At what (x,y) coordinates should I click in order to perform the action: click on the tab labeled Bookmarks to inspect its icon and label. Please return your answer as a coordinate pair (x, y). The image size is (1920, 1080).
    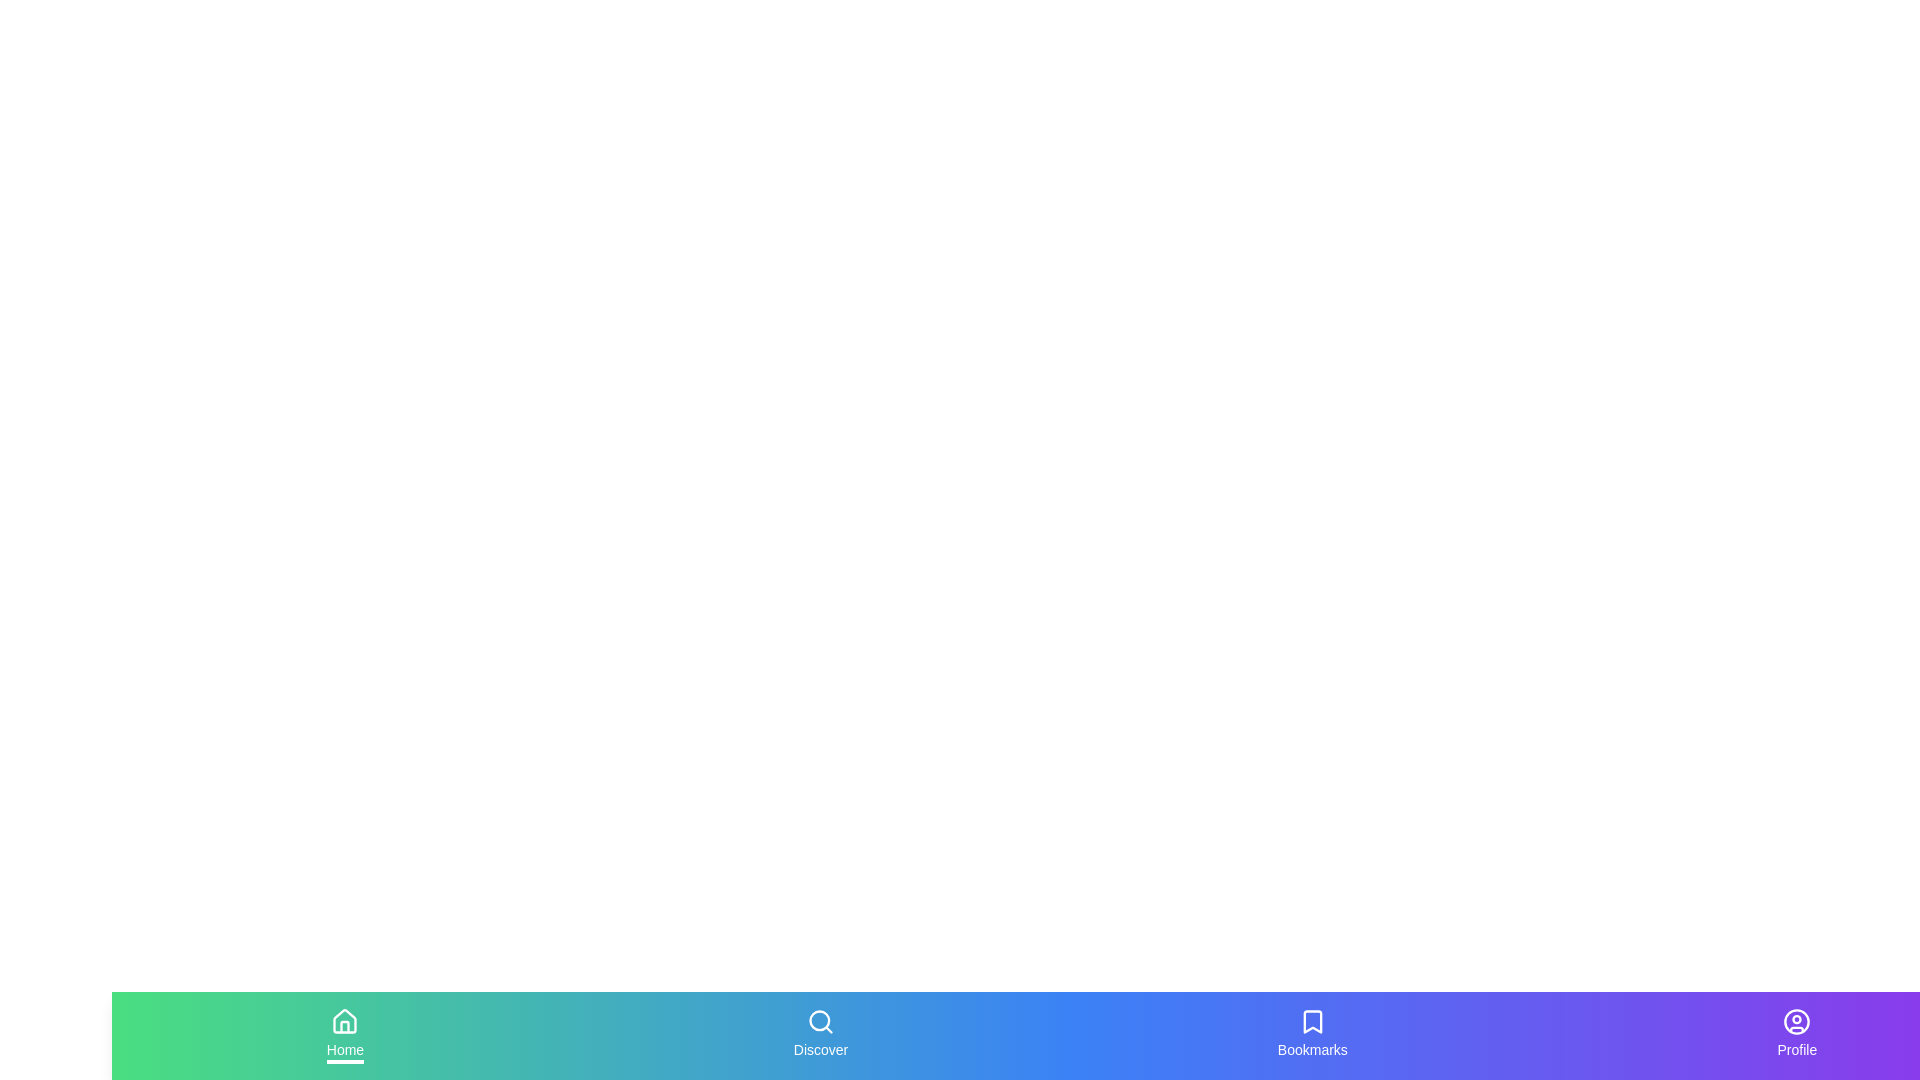
    Looking at the image, I should click on (1311, 1035).